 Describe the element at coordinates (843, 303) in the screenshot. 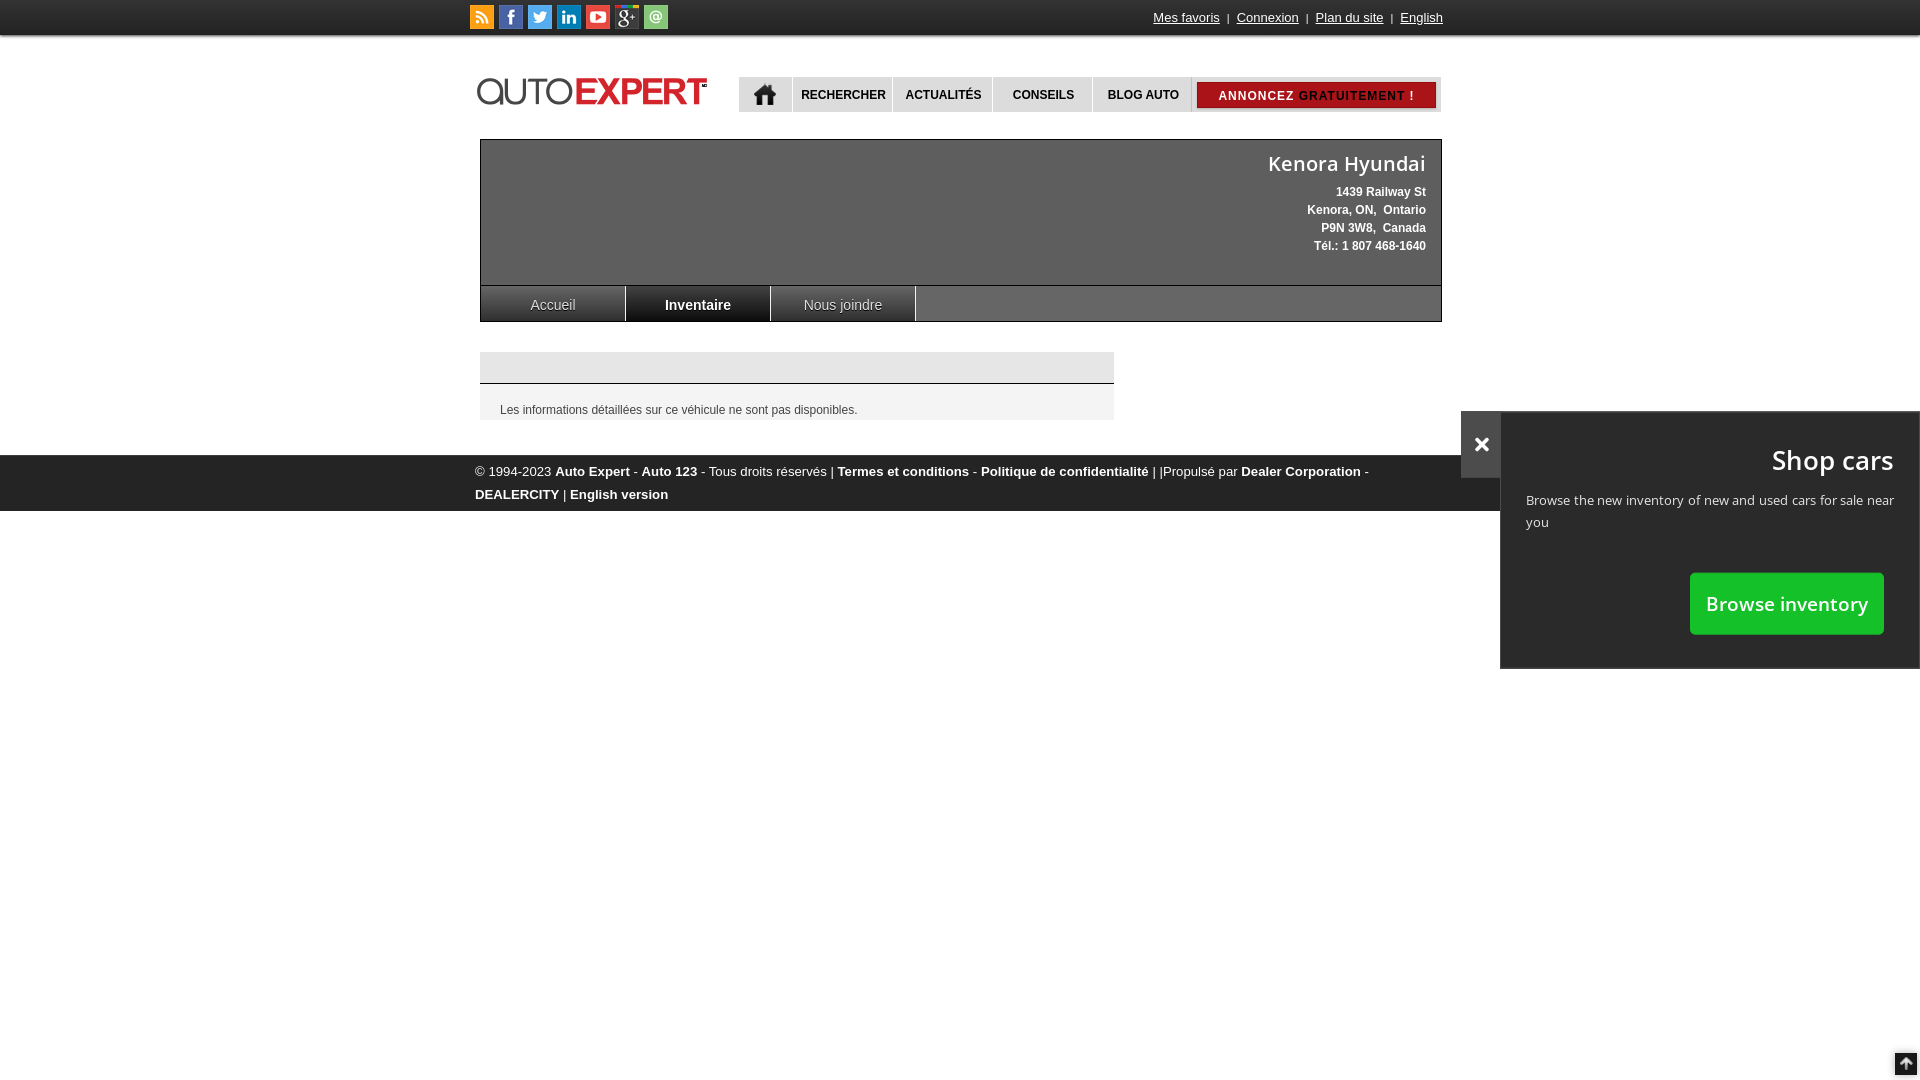

I see `'Nous joindre'` at that location.